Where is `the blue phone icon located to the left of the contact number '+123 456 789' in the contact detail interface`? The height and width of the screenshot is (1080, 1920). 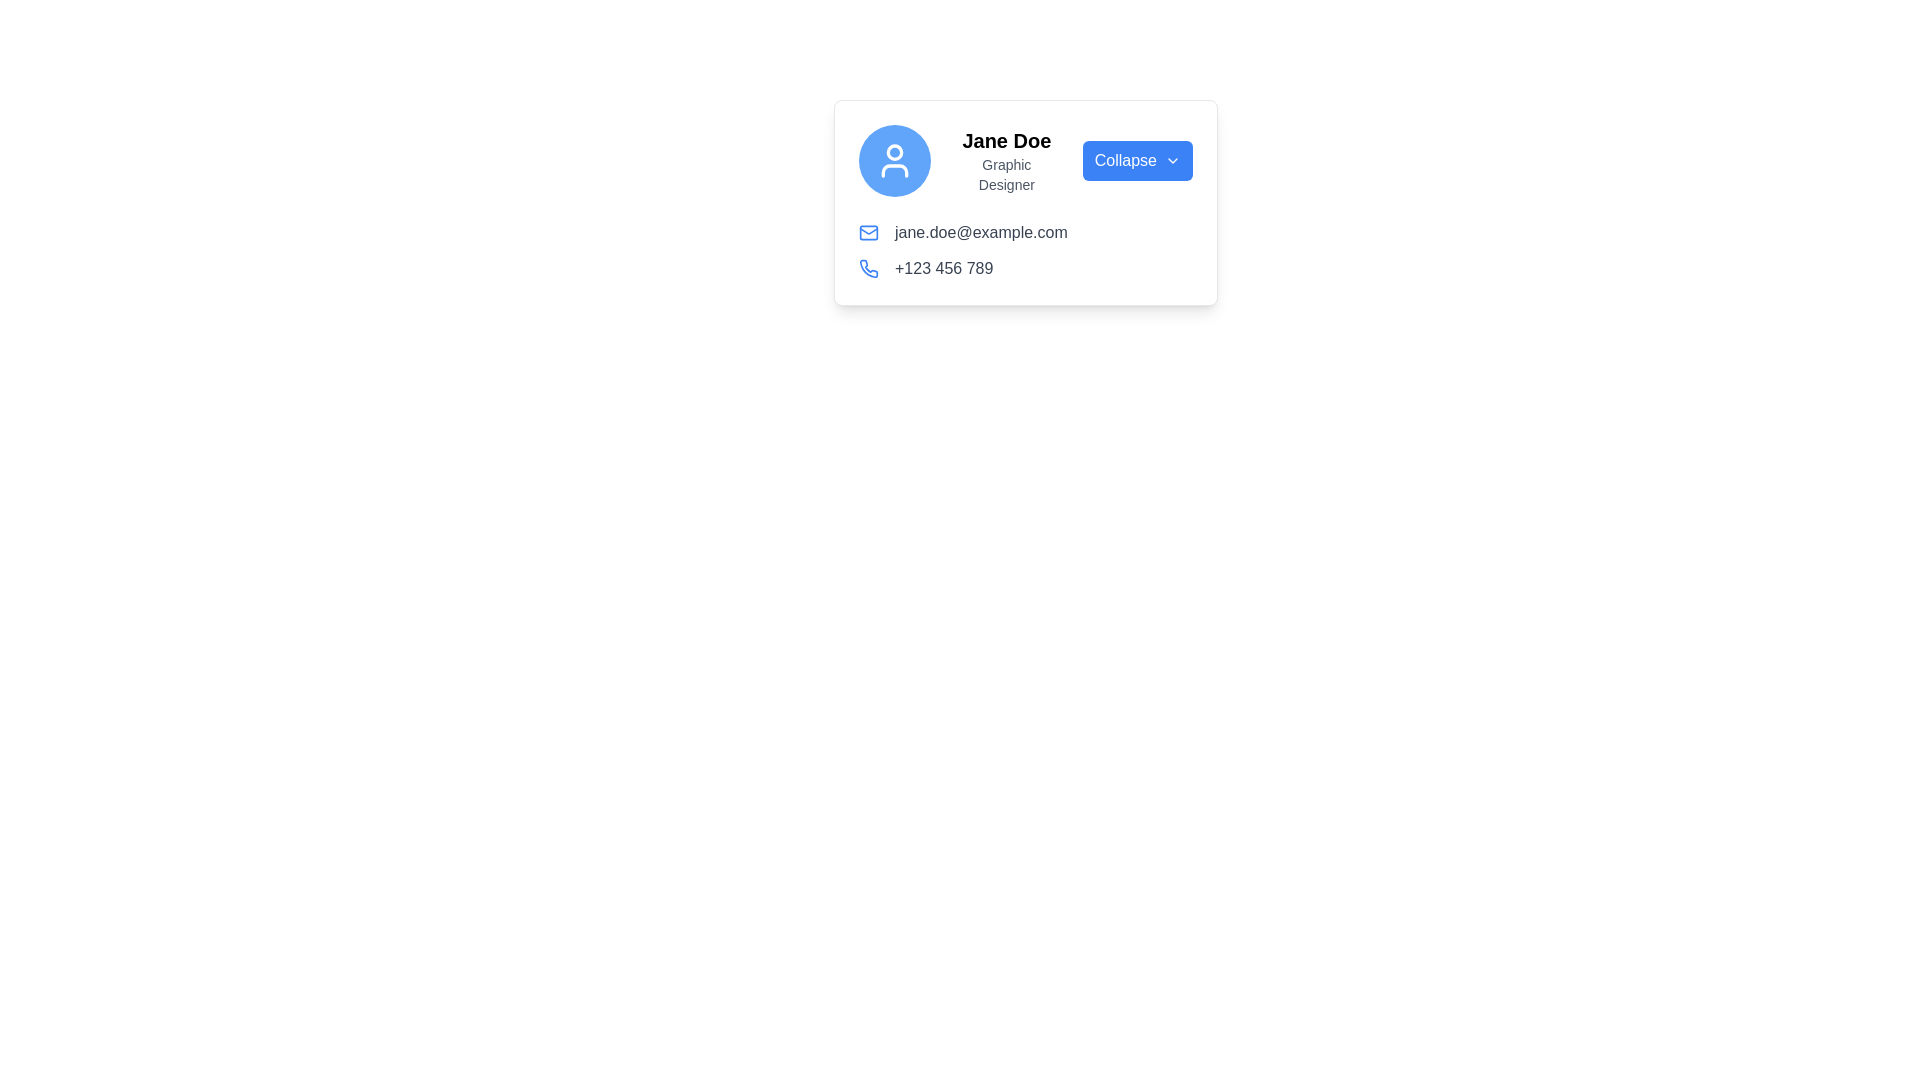 the blue phone icon located to the left of the contact number '+123 456 789' in the contact detail interface is located at coordinates (868, 267).